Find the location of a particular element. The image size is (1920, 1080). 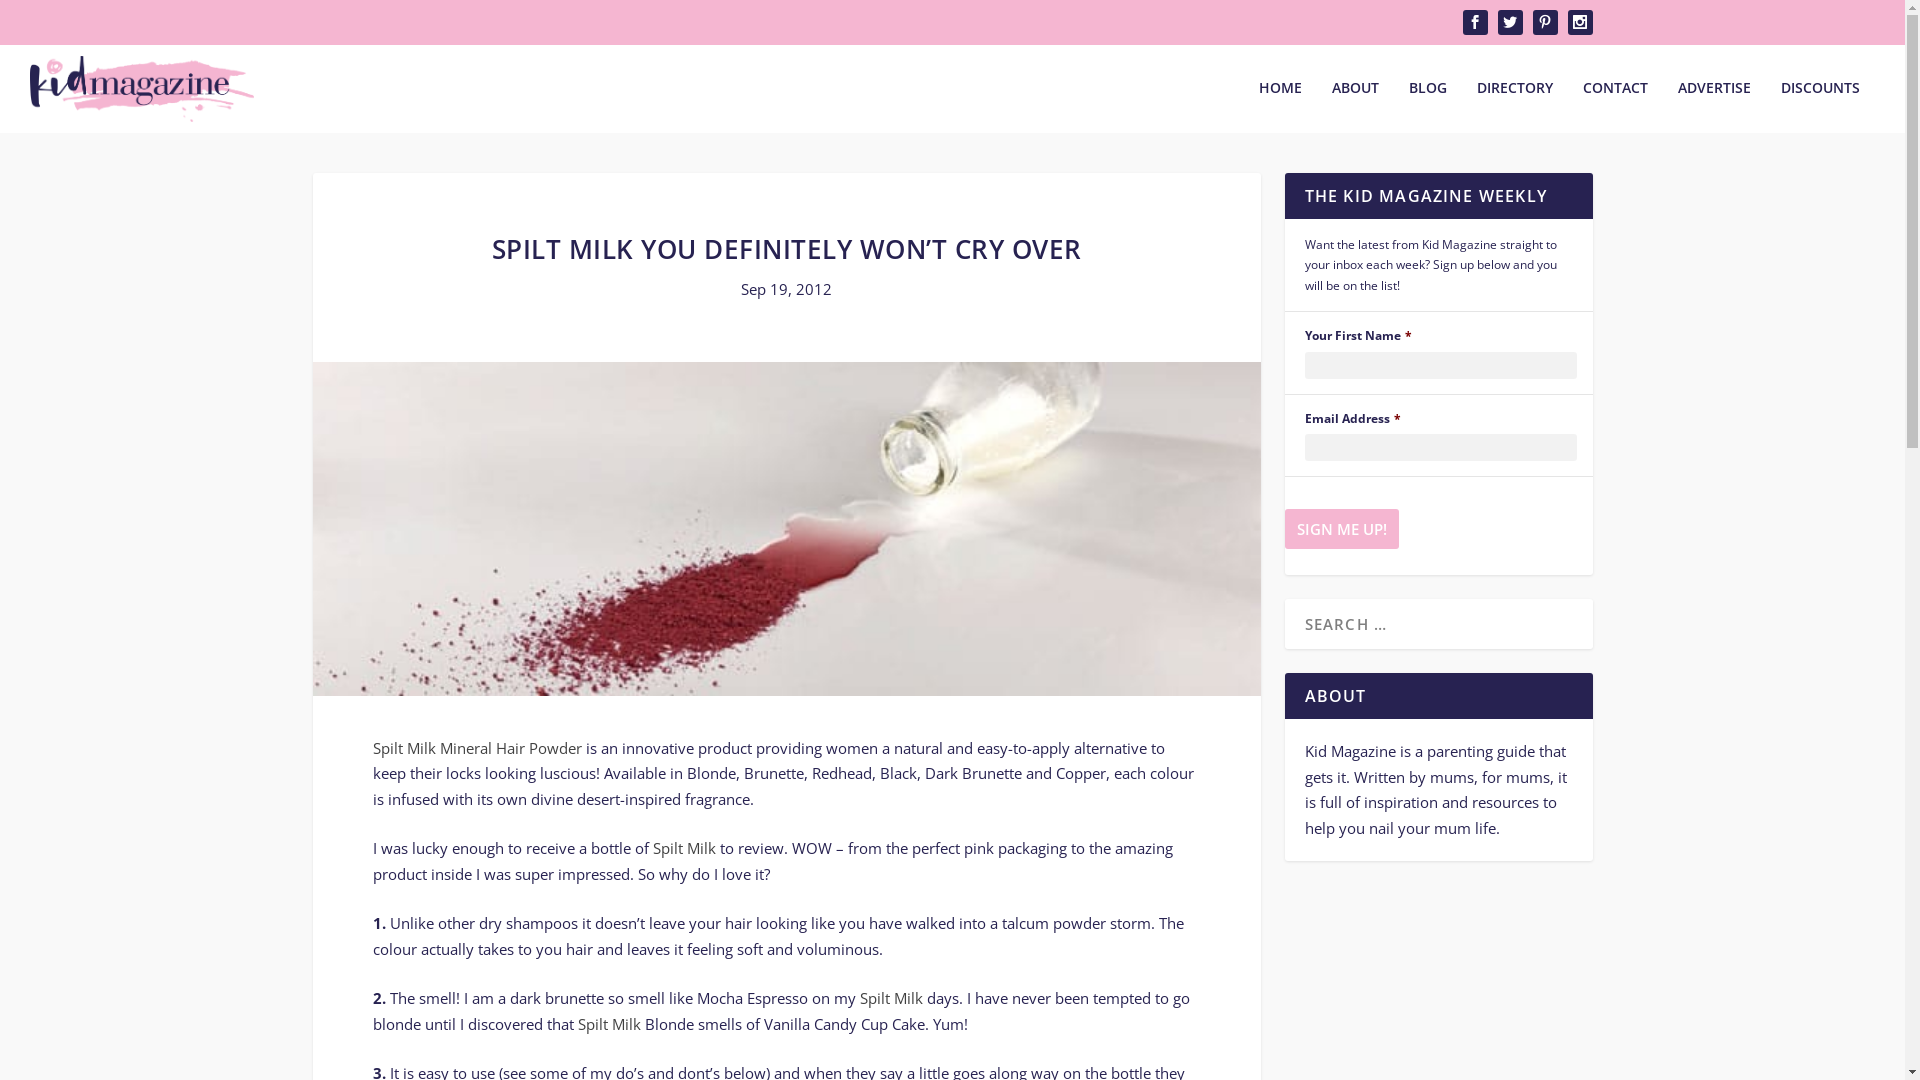

'DISCOUNTS' is located at coordinates (1820, 106).